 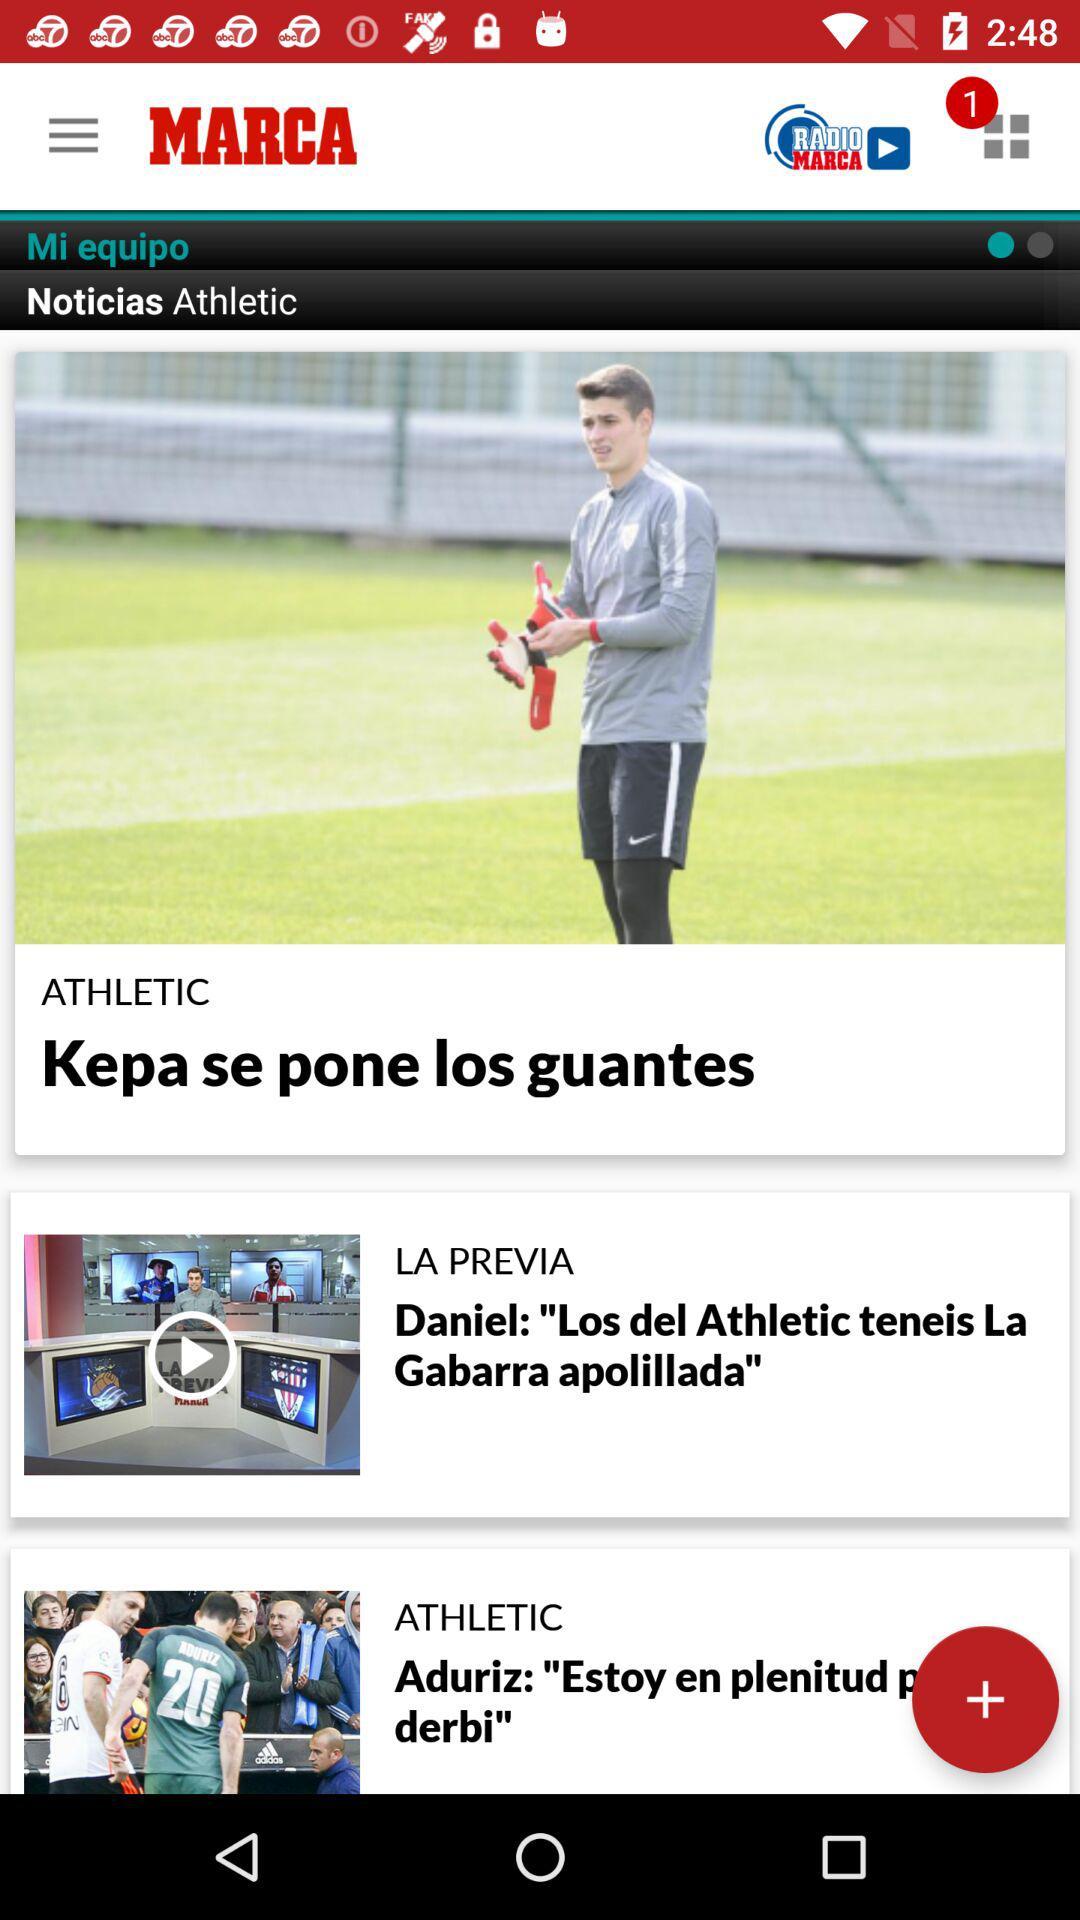 I want to click on the add icon, so click(x=984, y=1698).